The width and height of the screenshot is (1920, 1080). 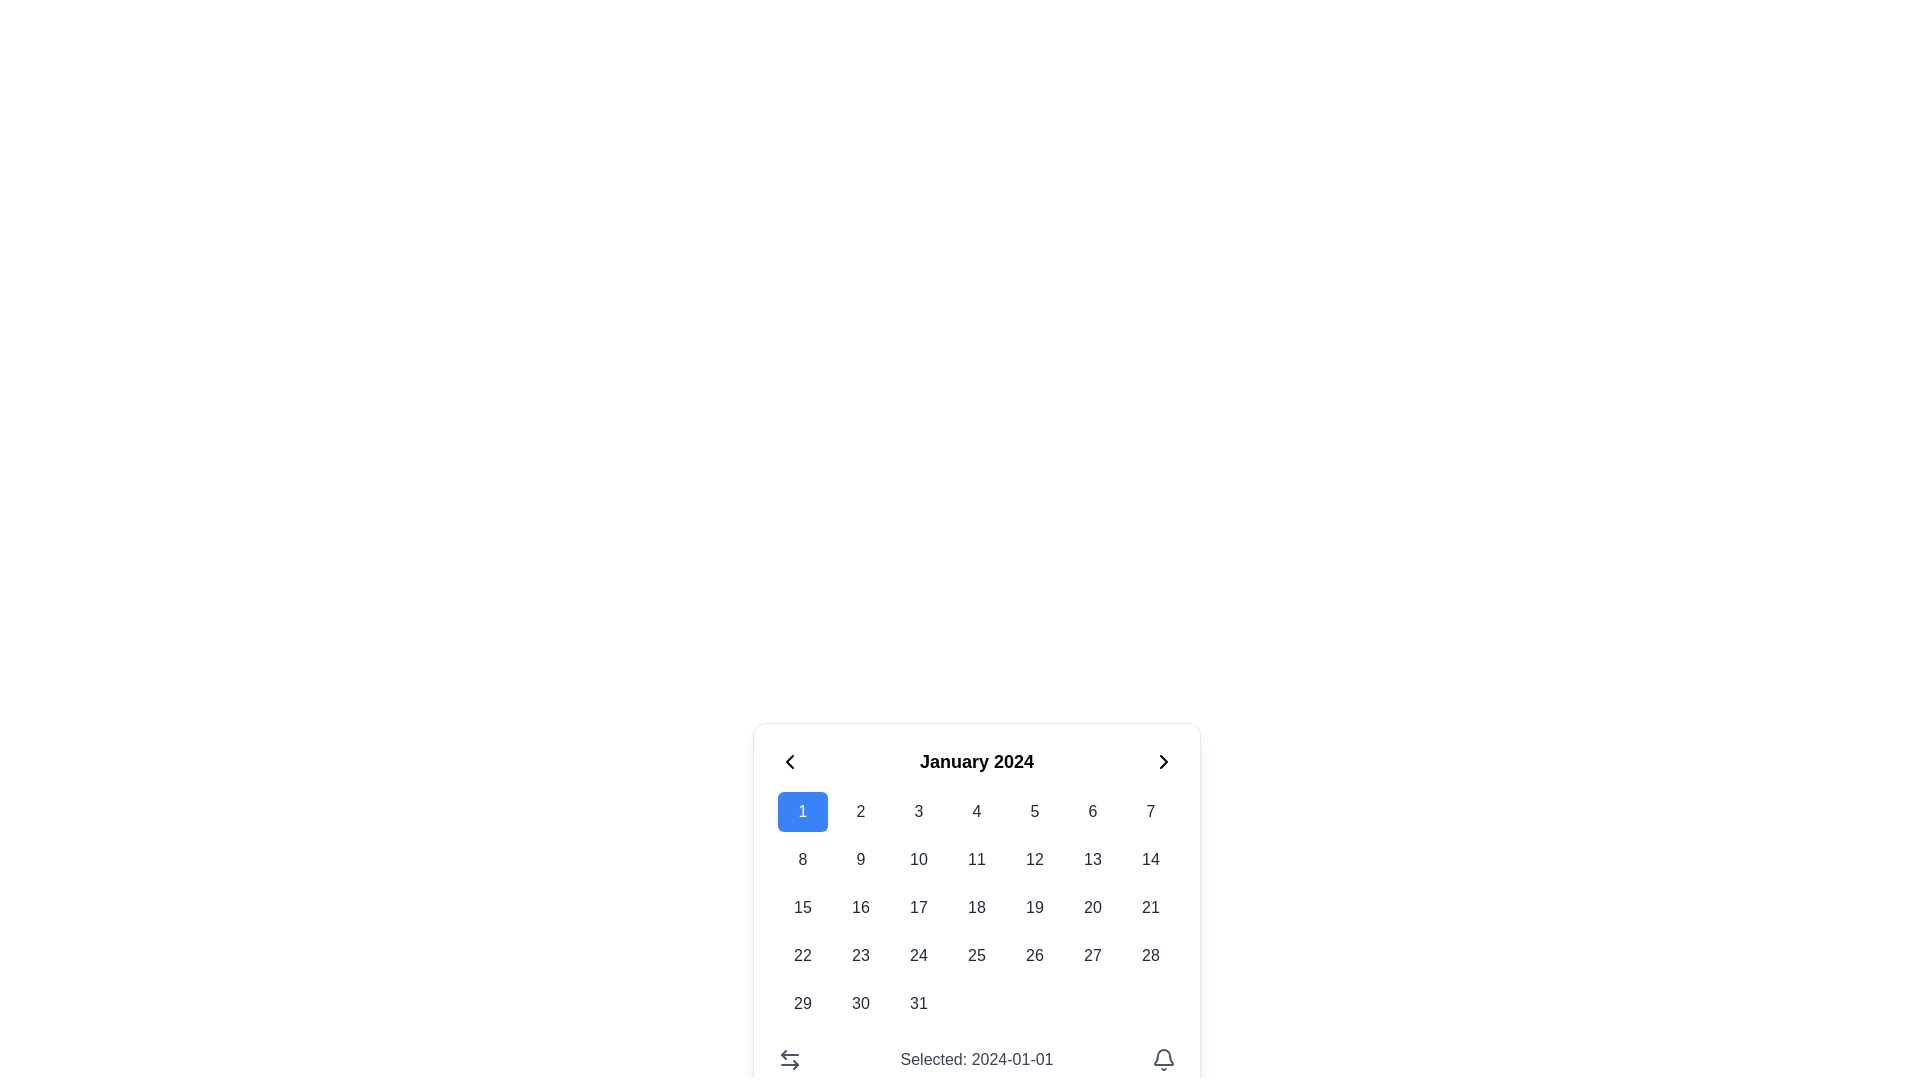 I want to click on the selectable date option in the calendar interface, which is the ninth item in a grid located in the second row and second column from the left, so click(x=860, y=859).